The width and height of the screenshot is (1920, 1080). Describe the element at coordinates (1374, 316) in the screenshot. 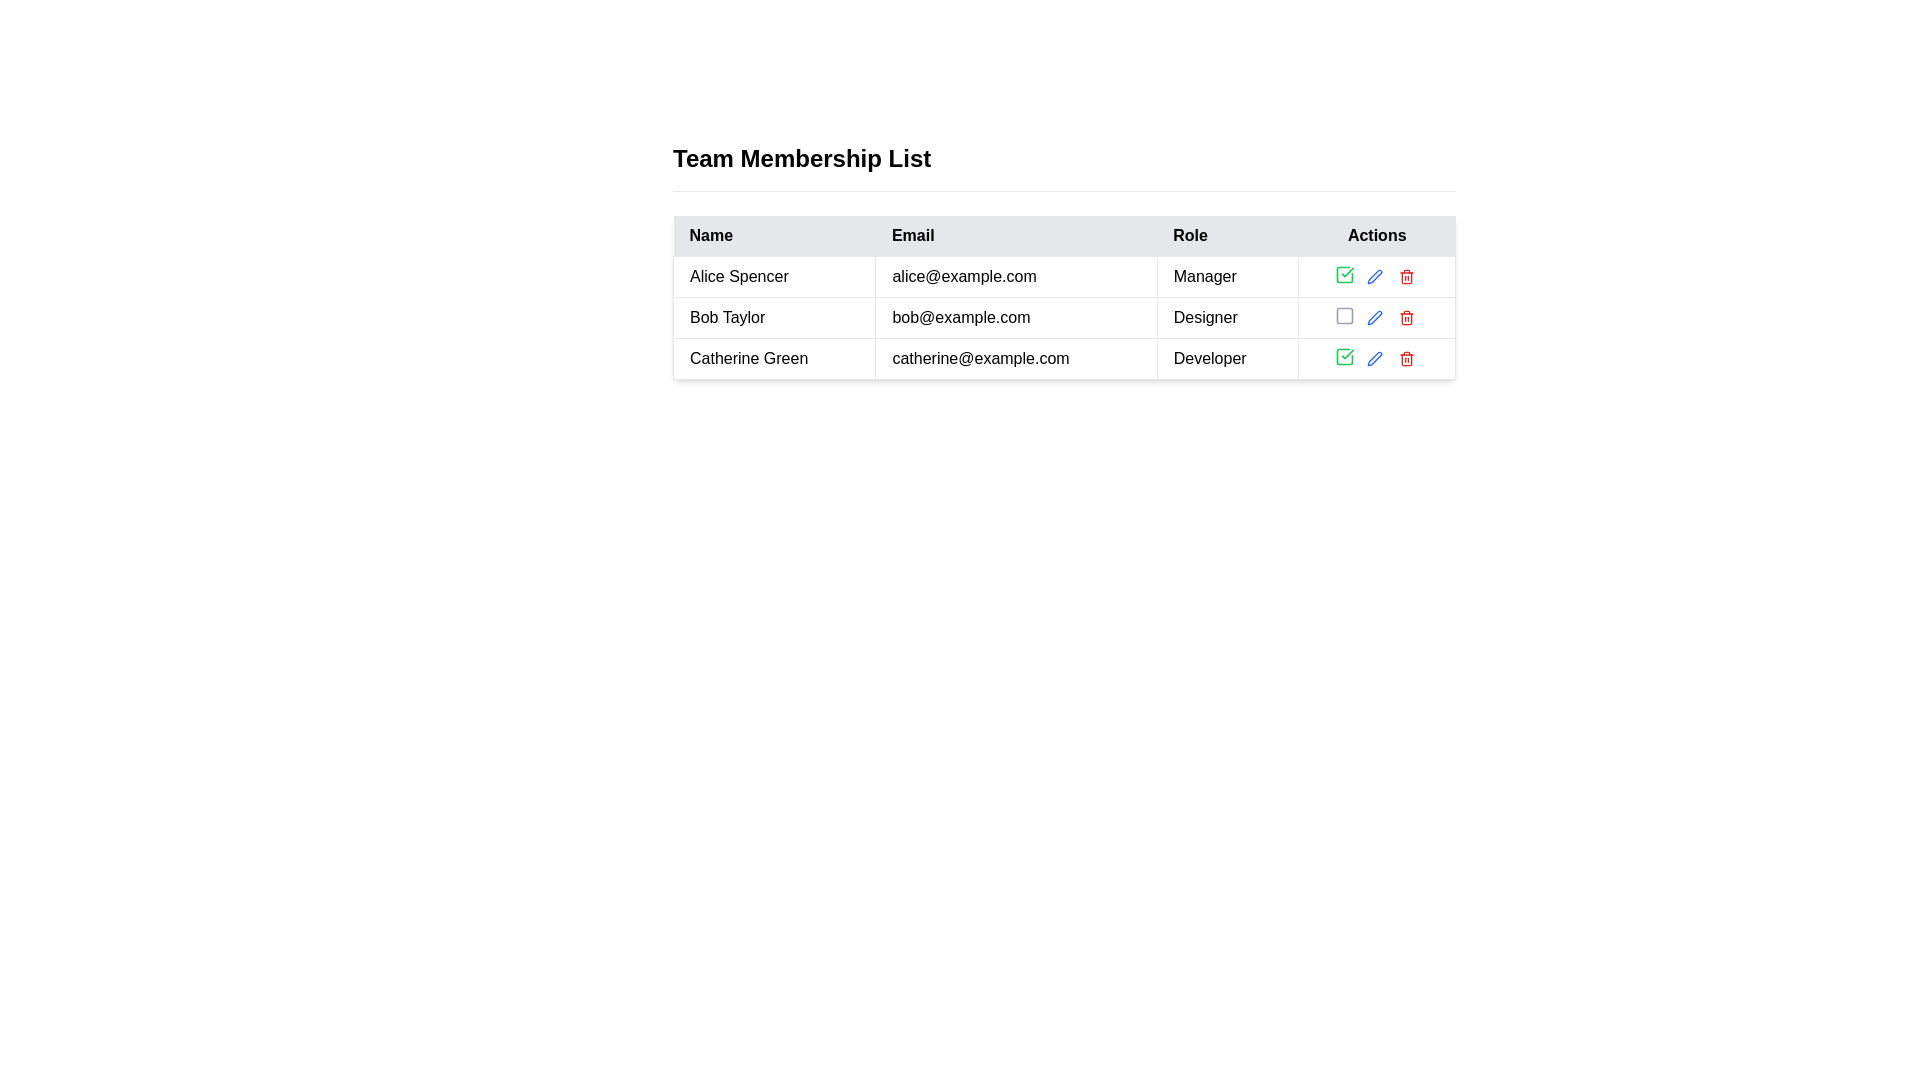

I see `the edit button icon in the 'Actions' column for the row corresponding to 'Bob Taylor'. This button allows the user to modify details associated with 'Bob Taylor'` at that location.